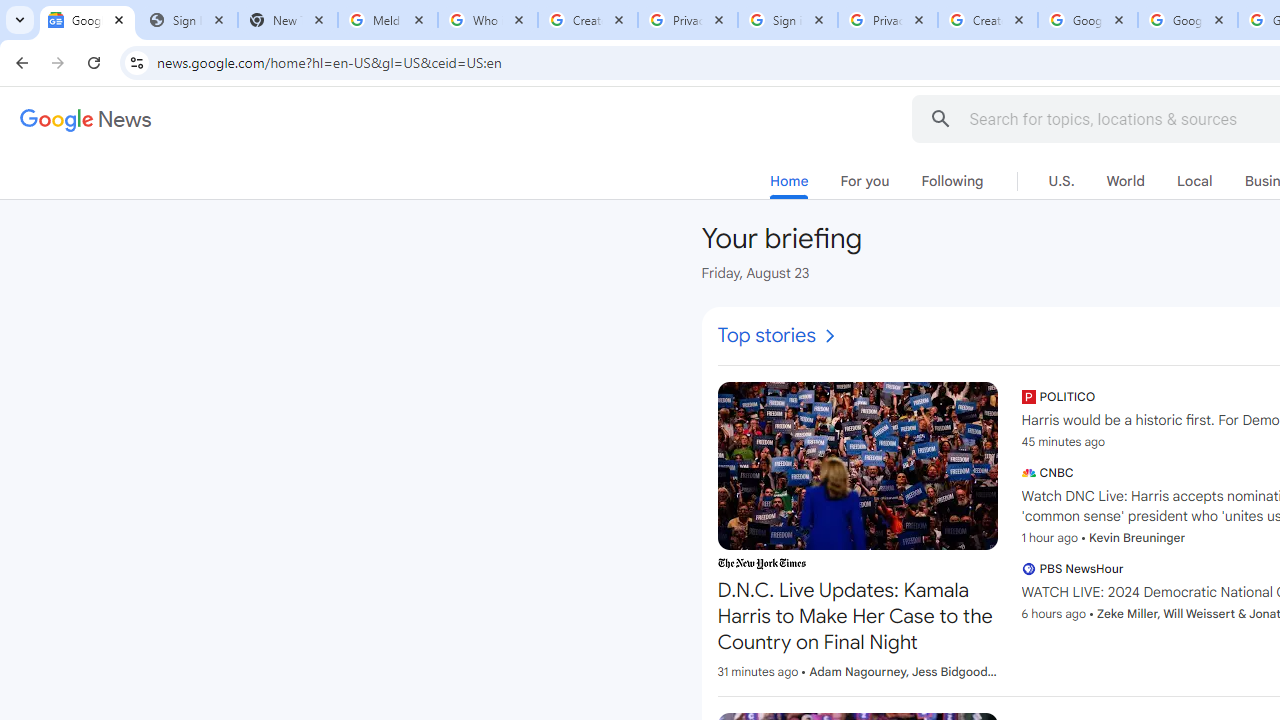  Describe the element at coordinates (1125, 181) in the screenshot. I see `'World'` at that location.